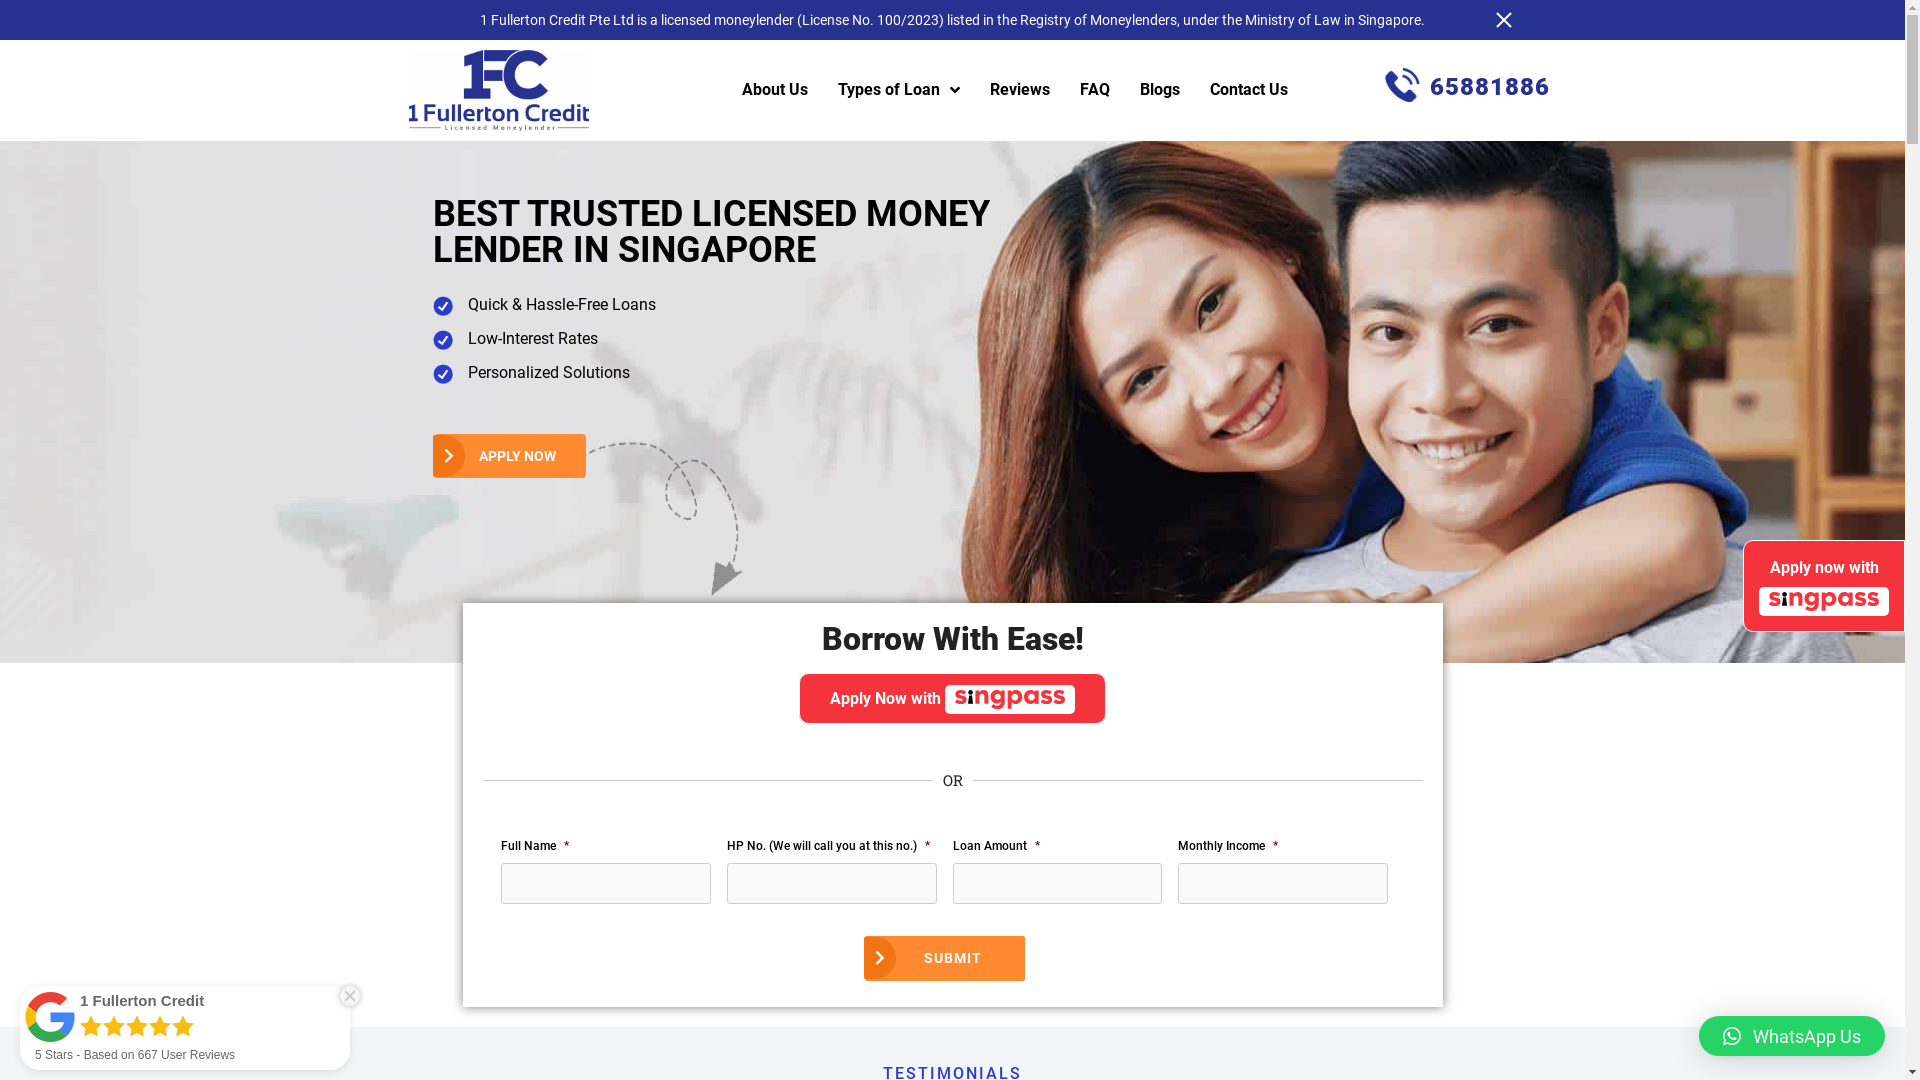  I want to click on 'Apply now with', so click(1741, 585).